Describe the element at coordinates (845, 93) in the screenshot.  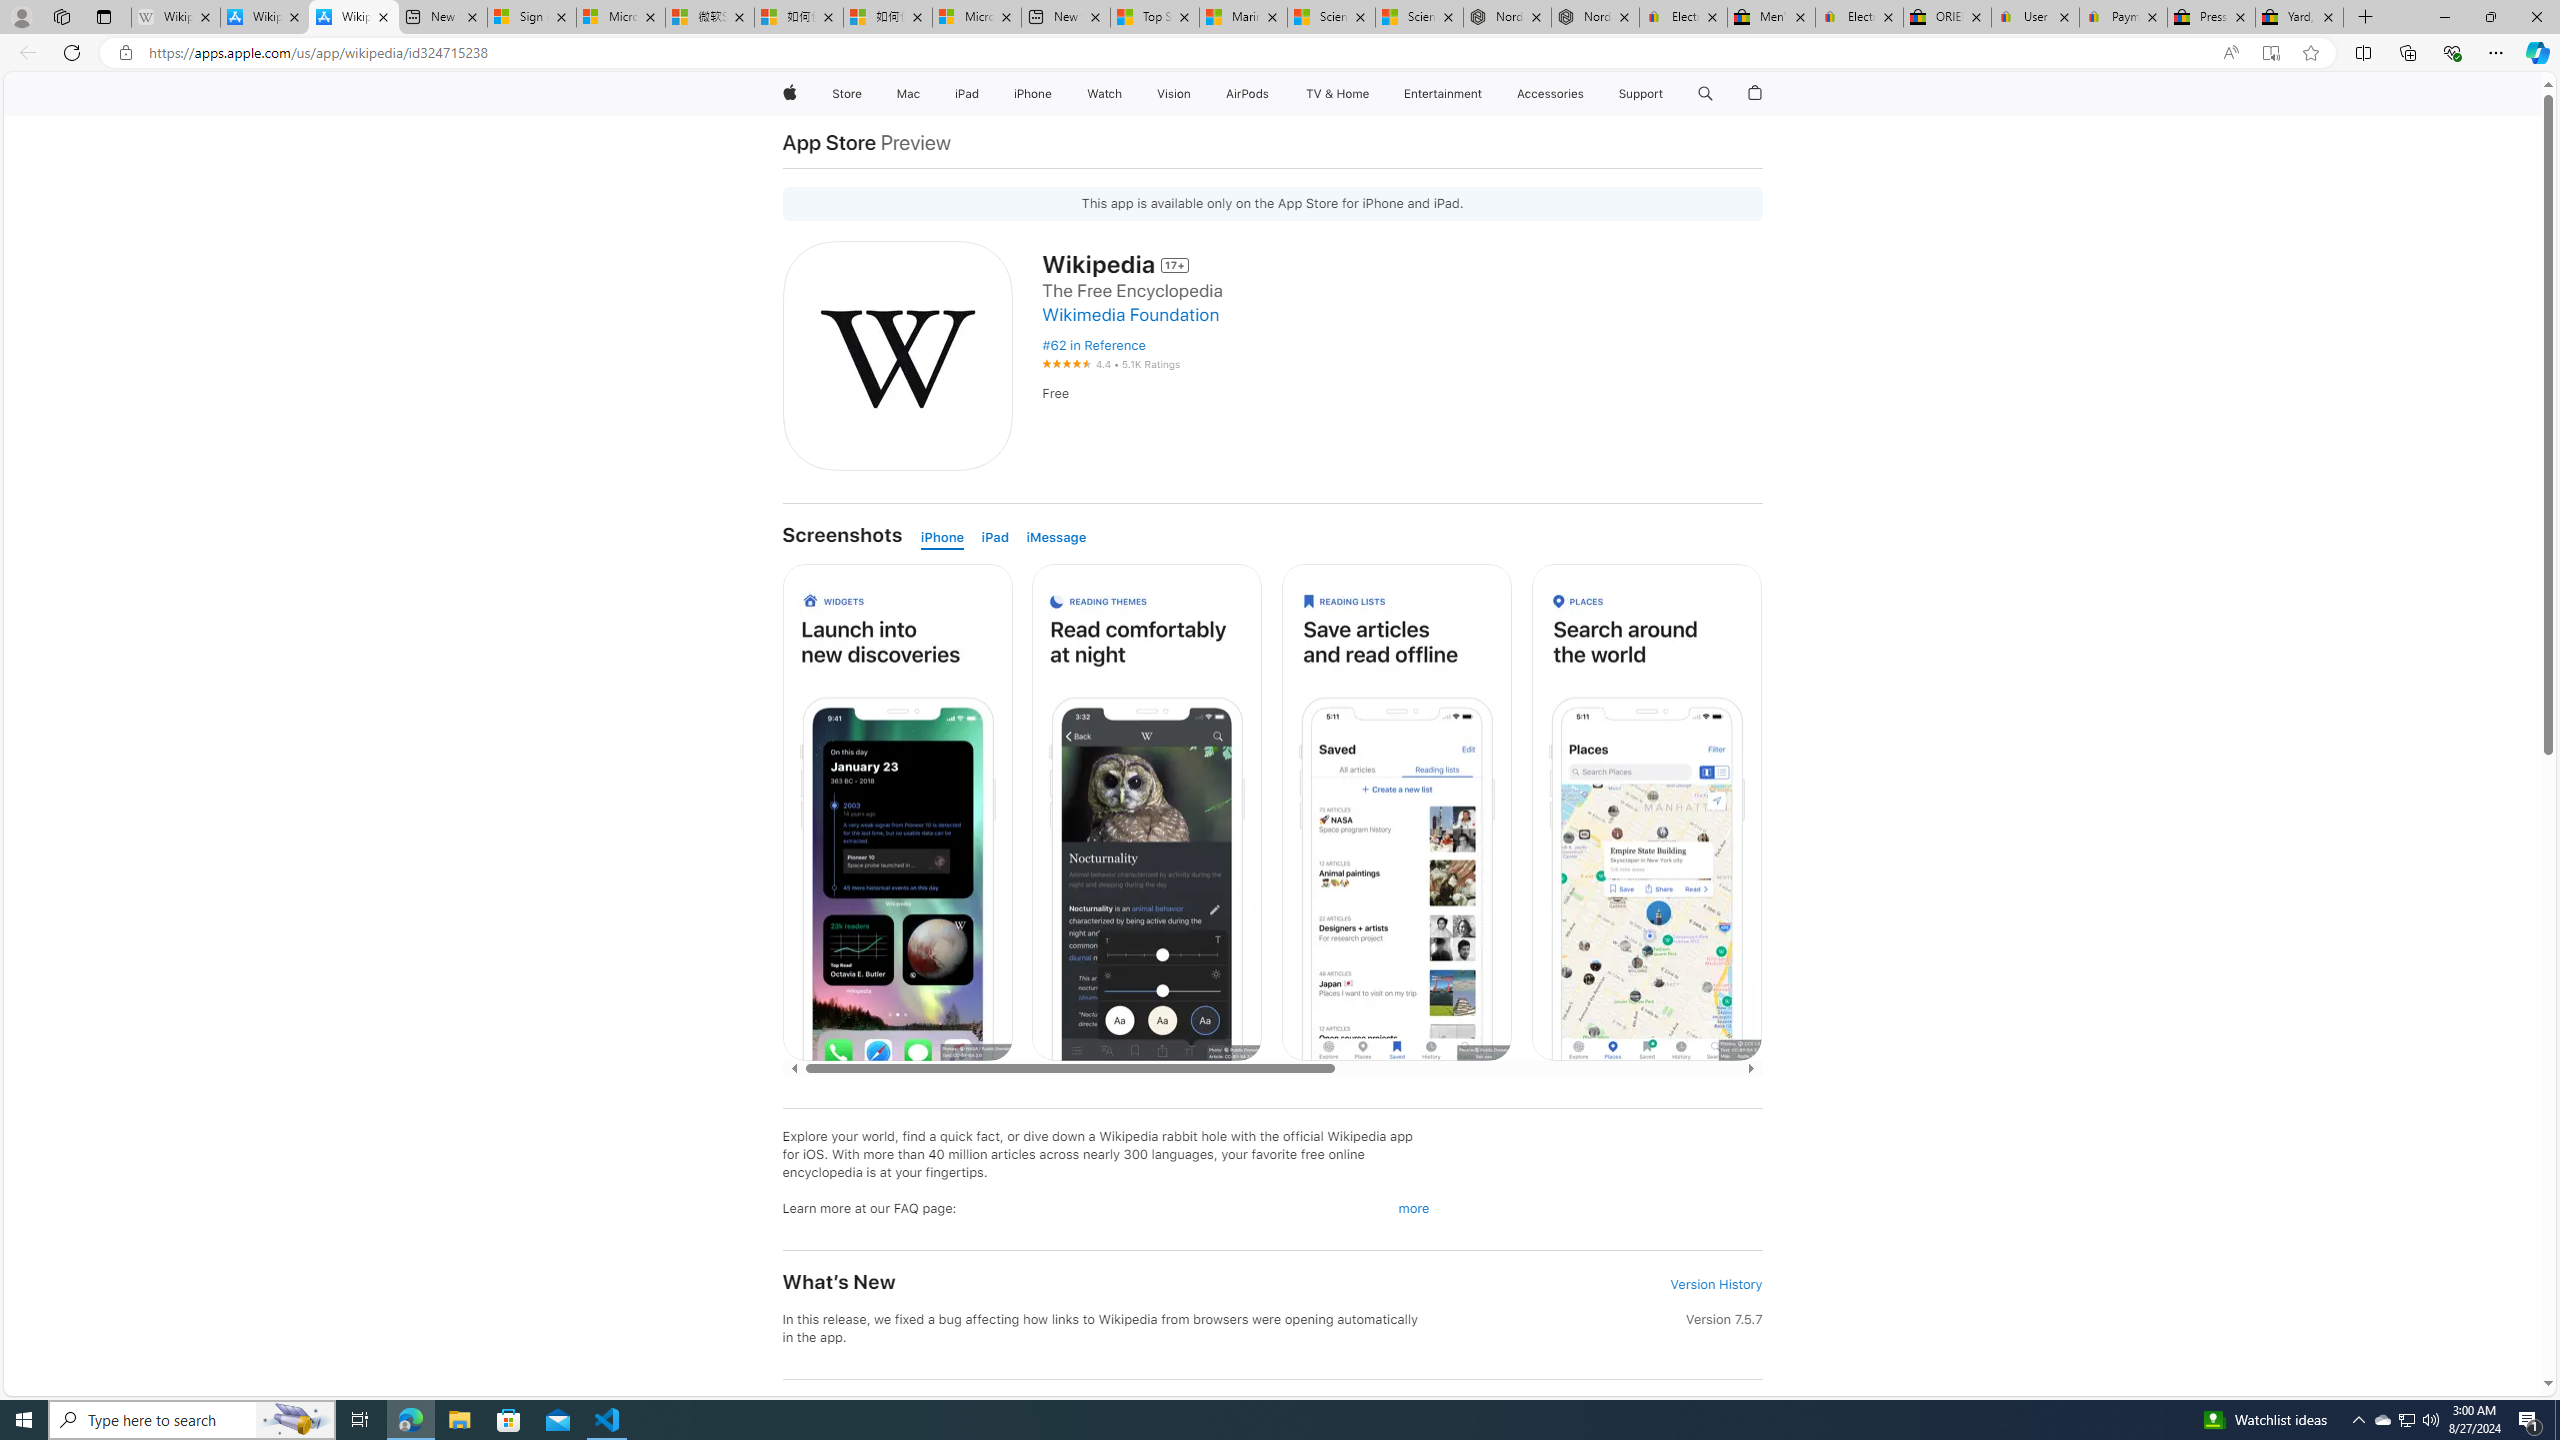
I see `'Store'` at that location.